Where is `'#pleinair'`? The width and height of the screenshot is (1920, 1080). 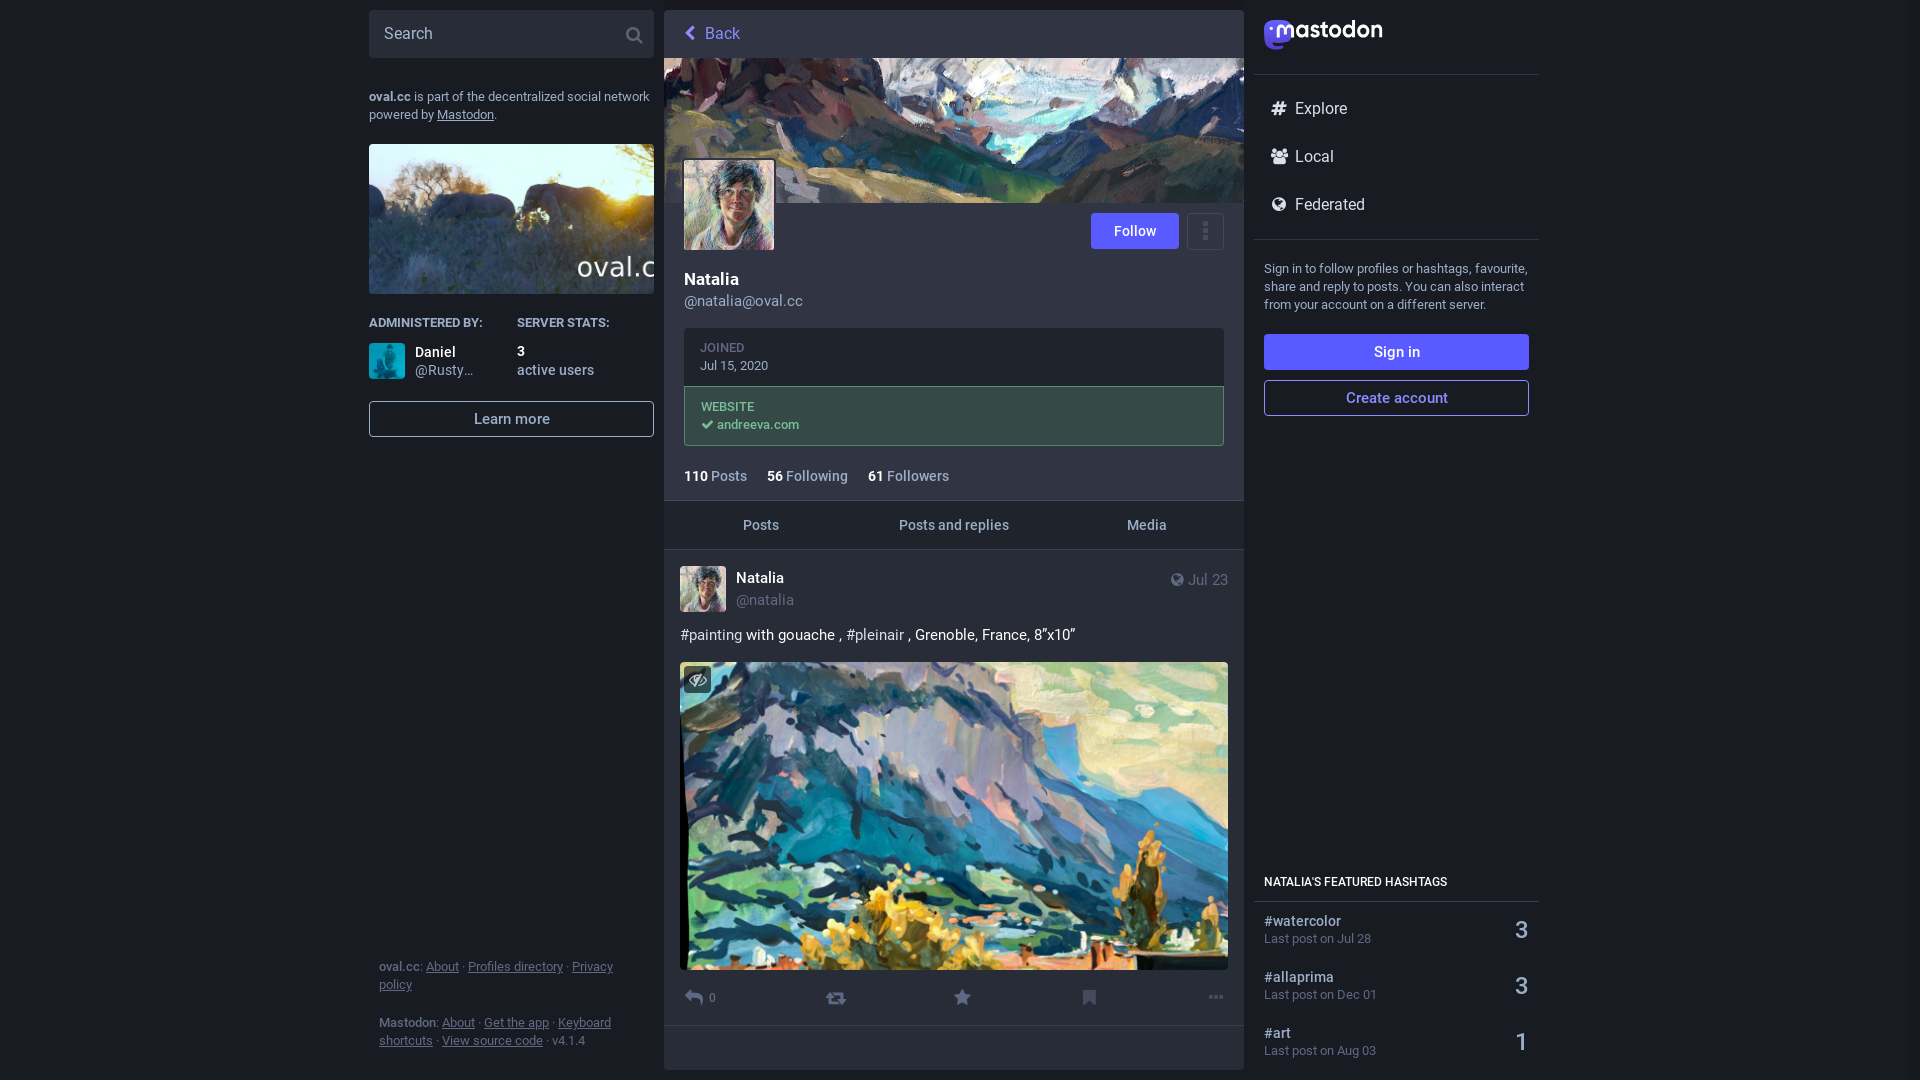
'#pleinair' is located at coordinates (874, 635).